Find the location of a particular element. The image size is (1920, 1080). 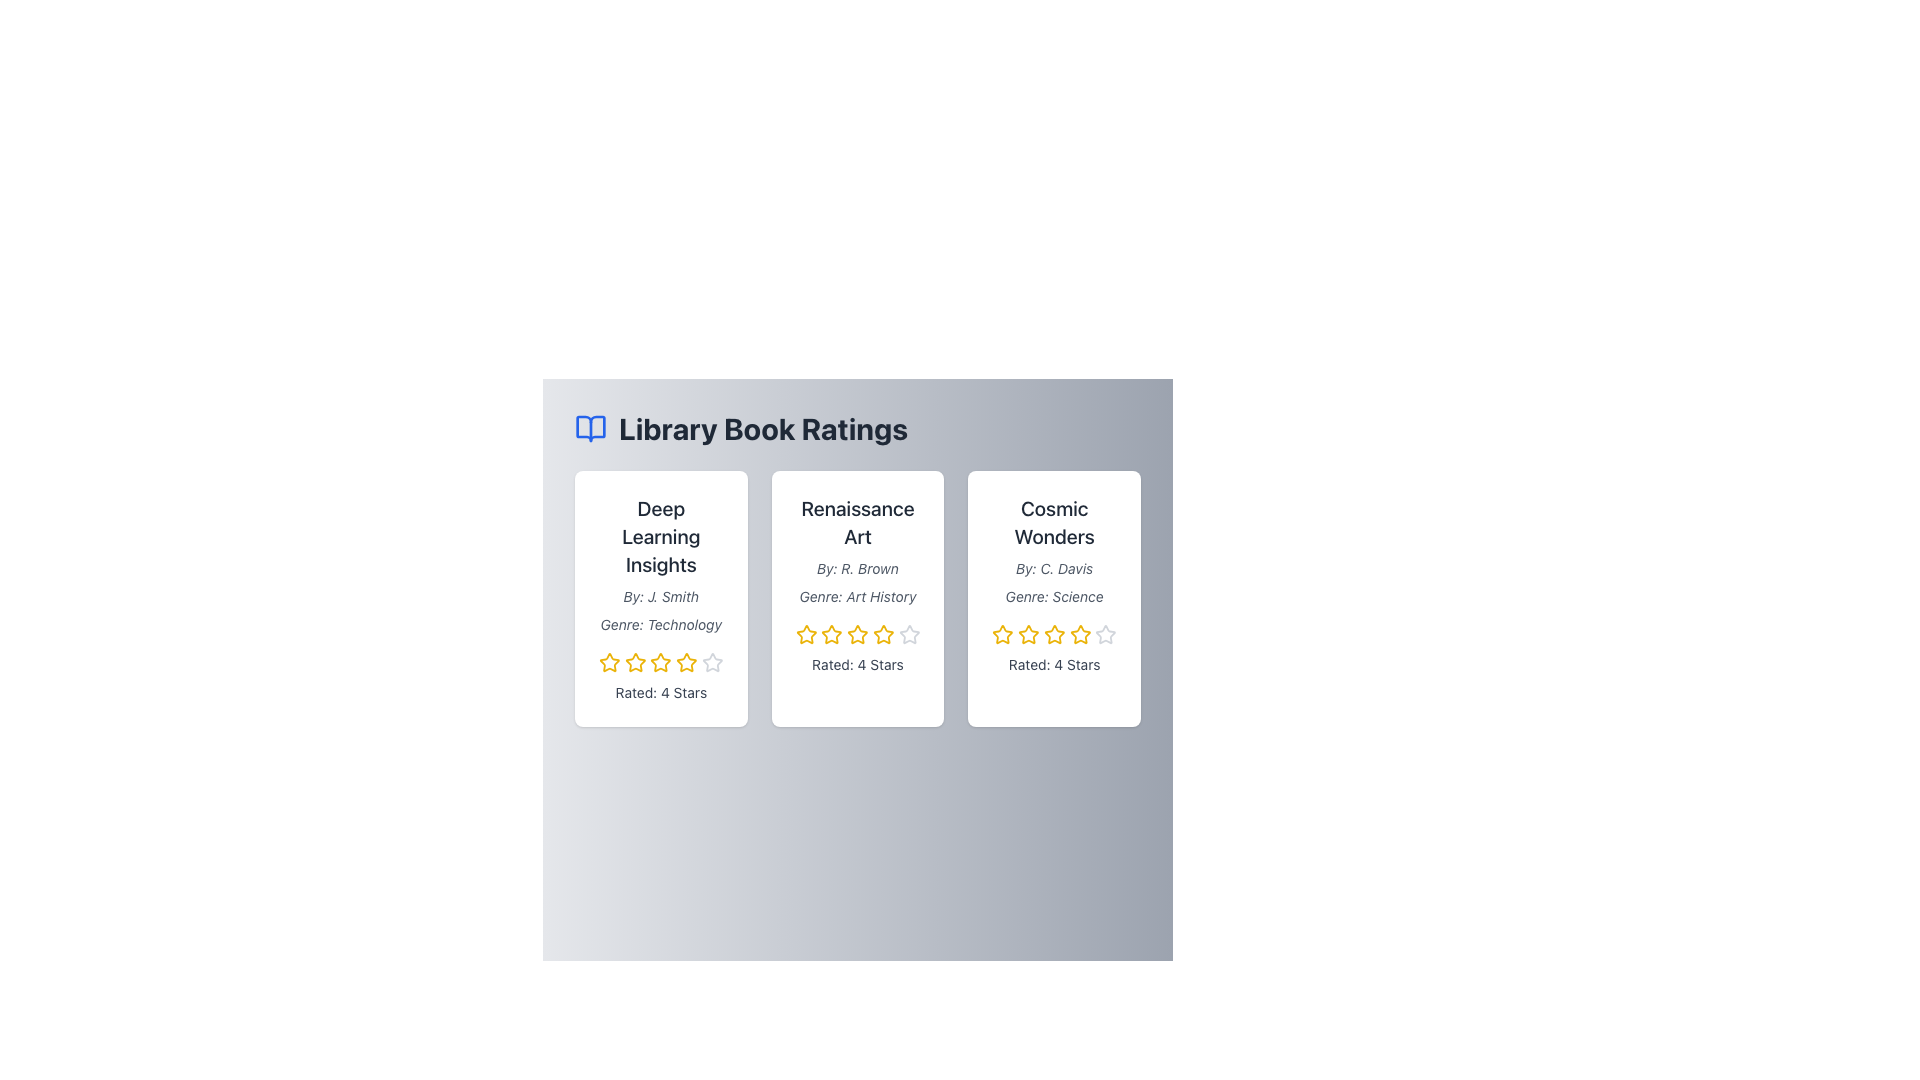

text label displaying the author's name 'J. Smith' located beneath the header 'Deep Learning Insights' in the first card of the three-column layout is located at coordinates (661, 596).